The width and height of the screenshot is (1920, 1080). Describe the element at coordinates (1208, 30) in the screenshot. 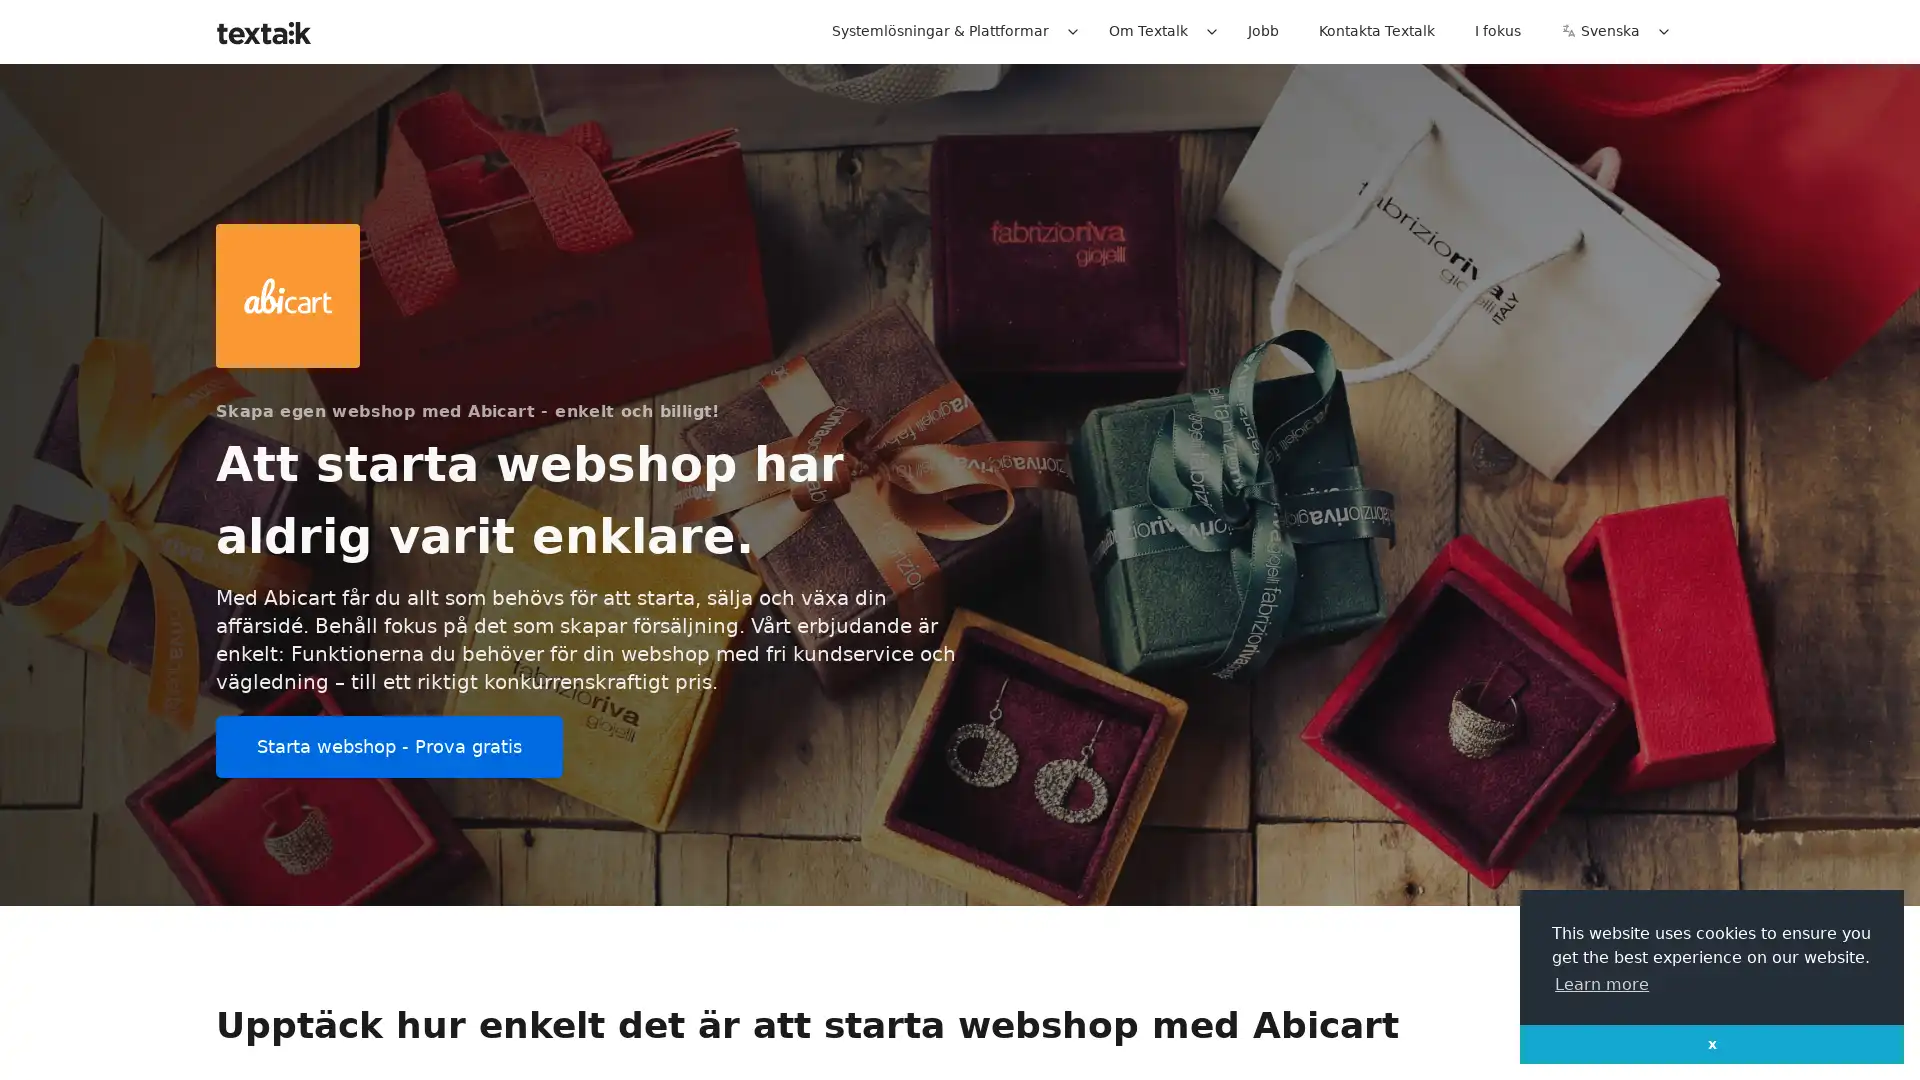

I see `Expand / collapse menu` at that location.